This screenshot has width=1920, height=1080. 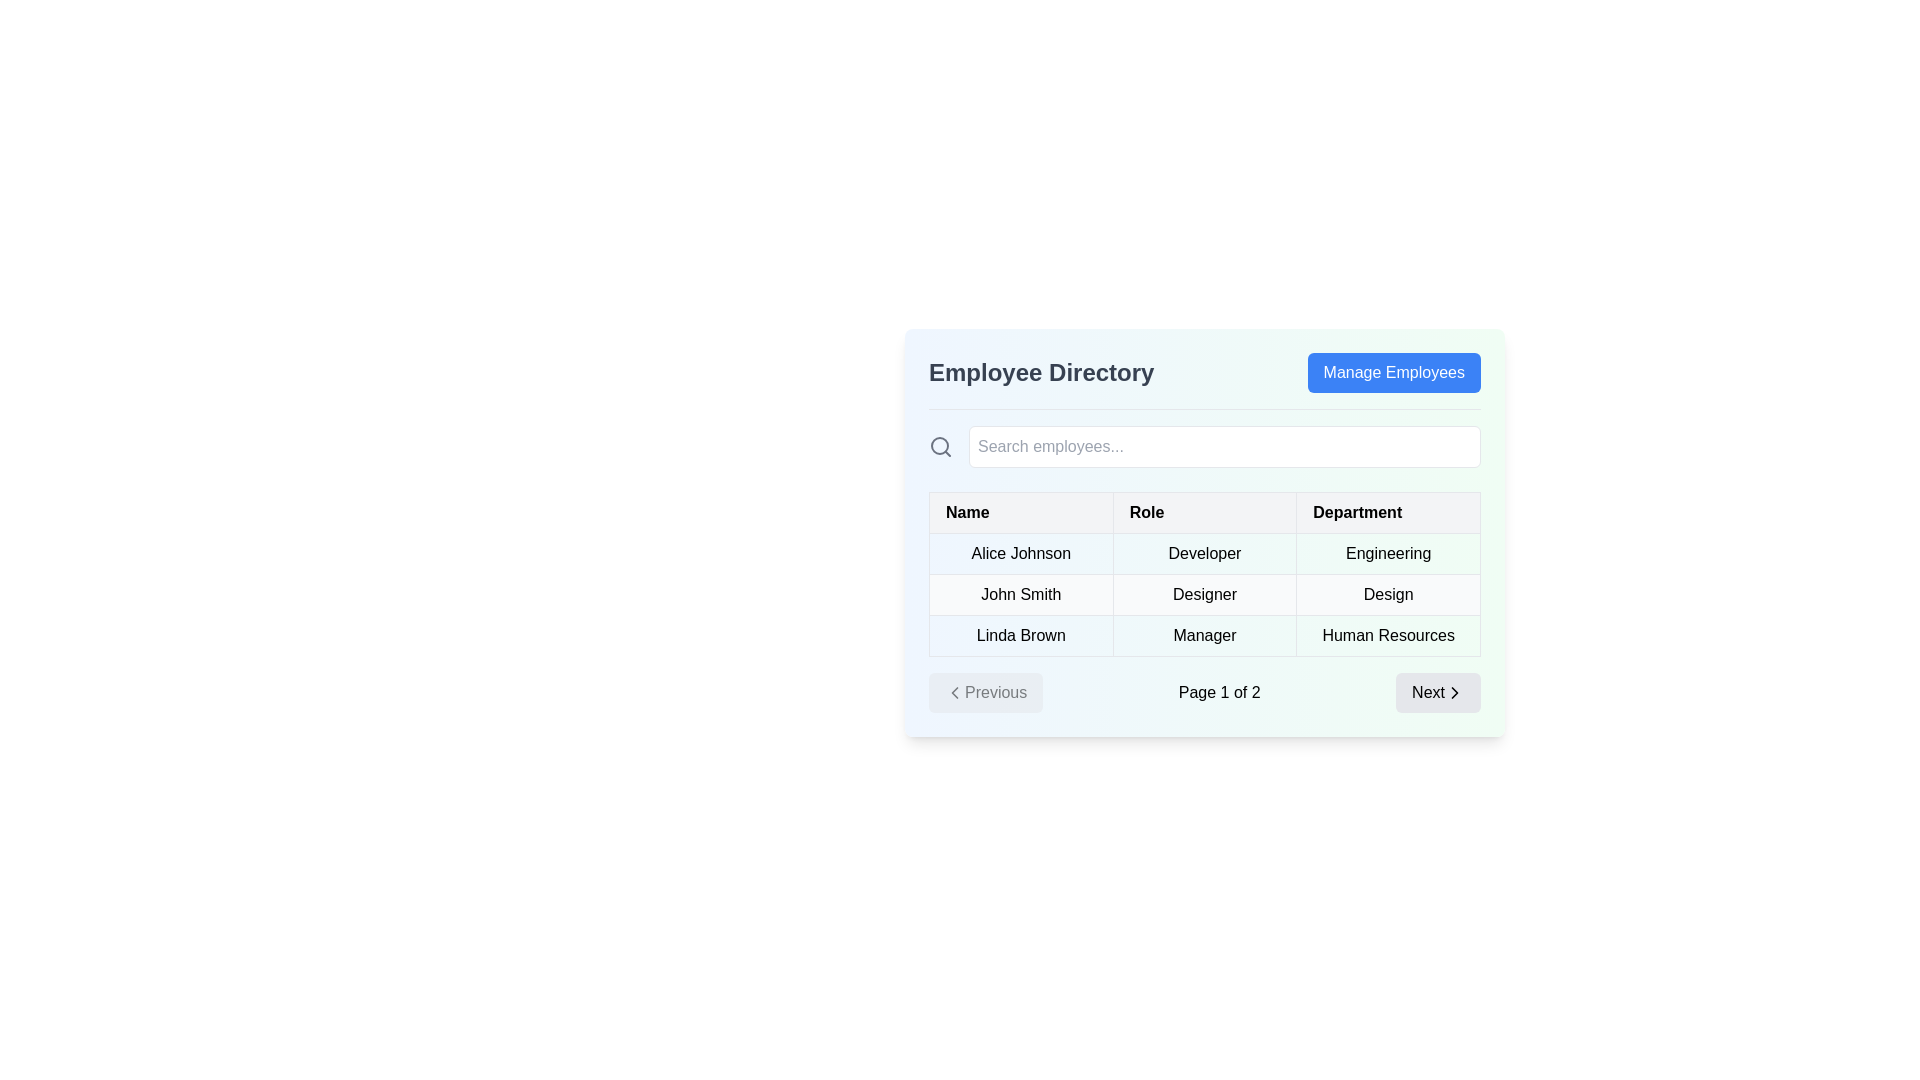 I want to click on the first row of the table containing the cells with 'Alice Johnson', 'Developer', and 'Engineering', so click(x=1203, y=554).